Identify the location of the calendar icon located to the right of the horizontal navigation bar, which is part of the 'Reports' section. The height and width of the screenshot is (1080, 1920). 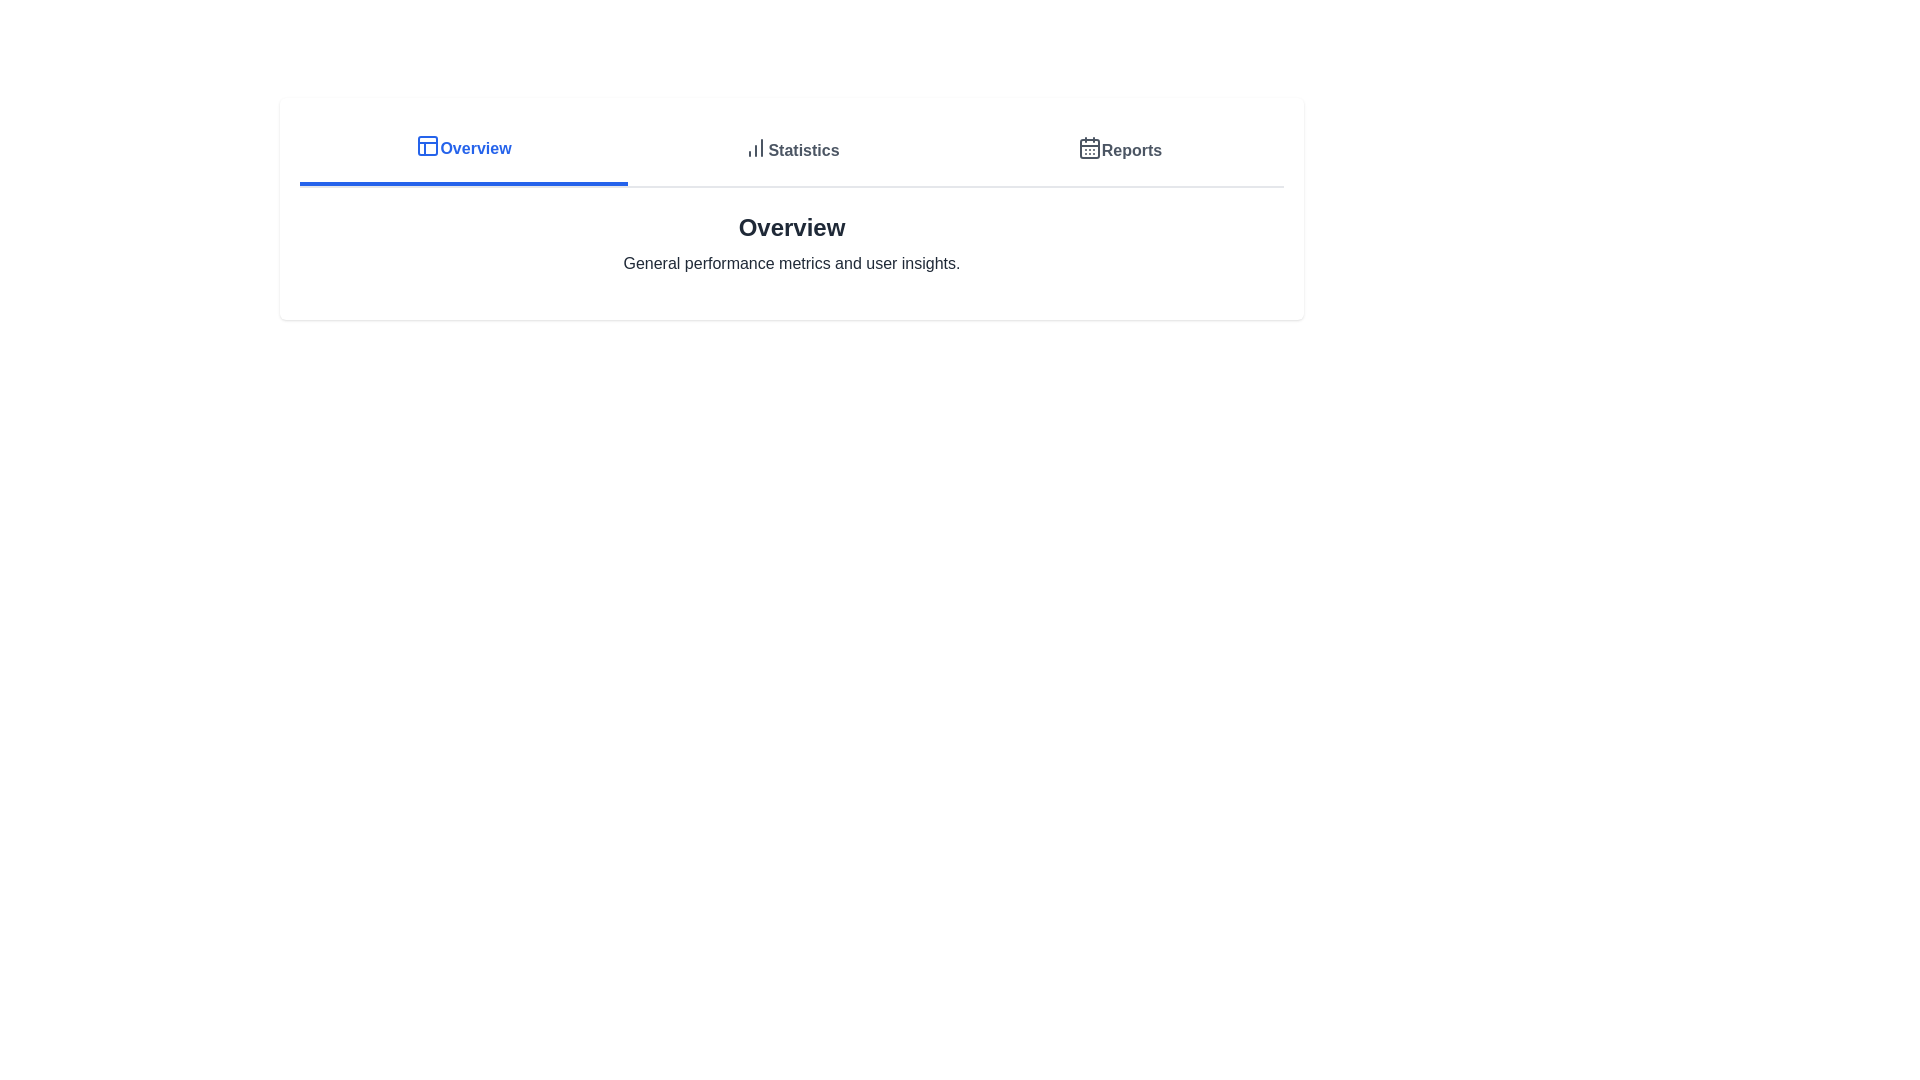
(1088, 146).